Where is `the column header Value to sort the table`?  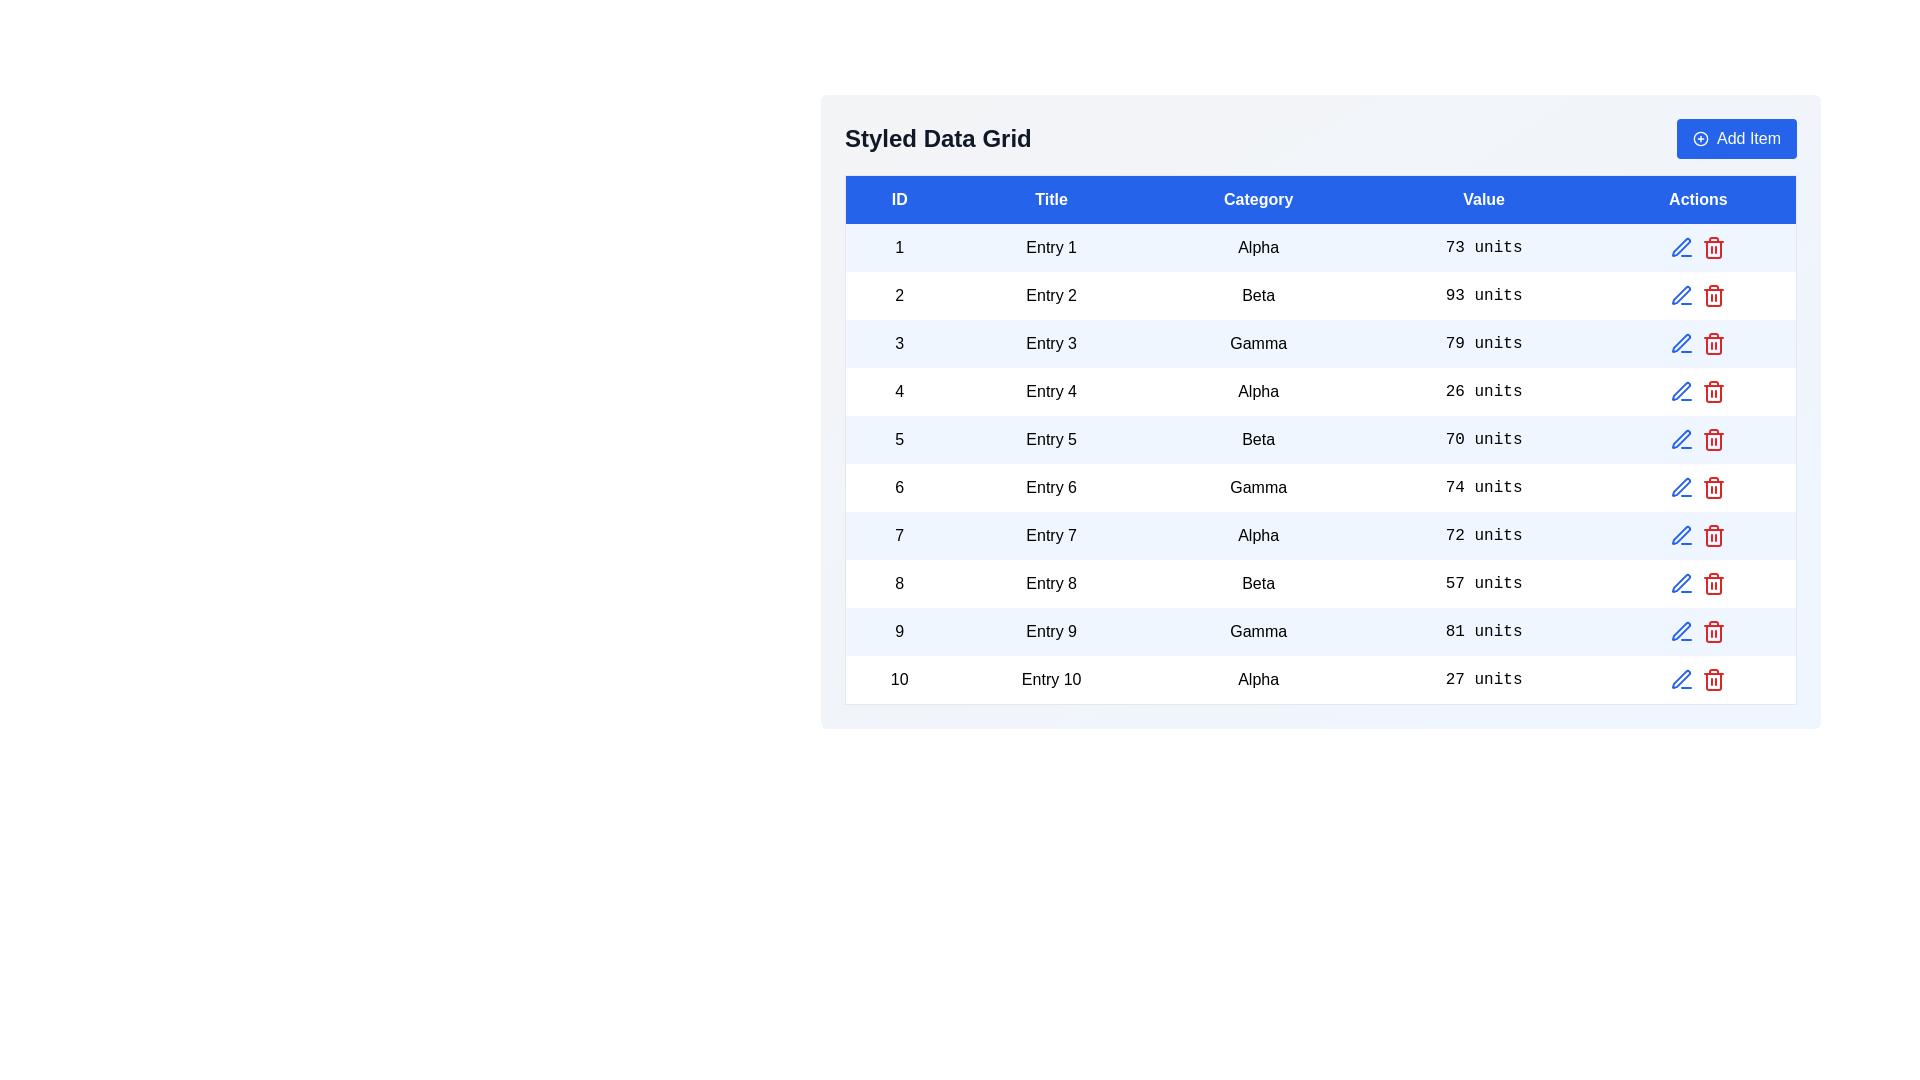 the column header Value to sort the table is located at coordinates (1484, 199).